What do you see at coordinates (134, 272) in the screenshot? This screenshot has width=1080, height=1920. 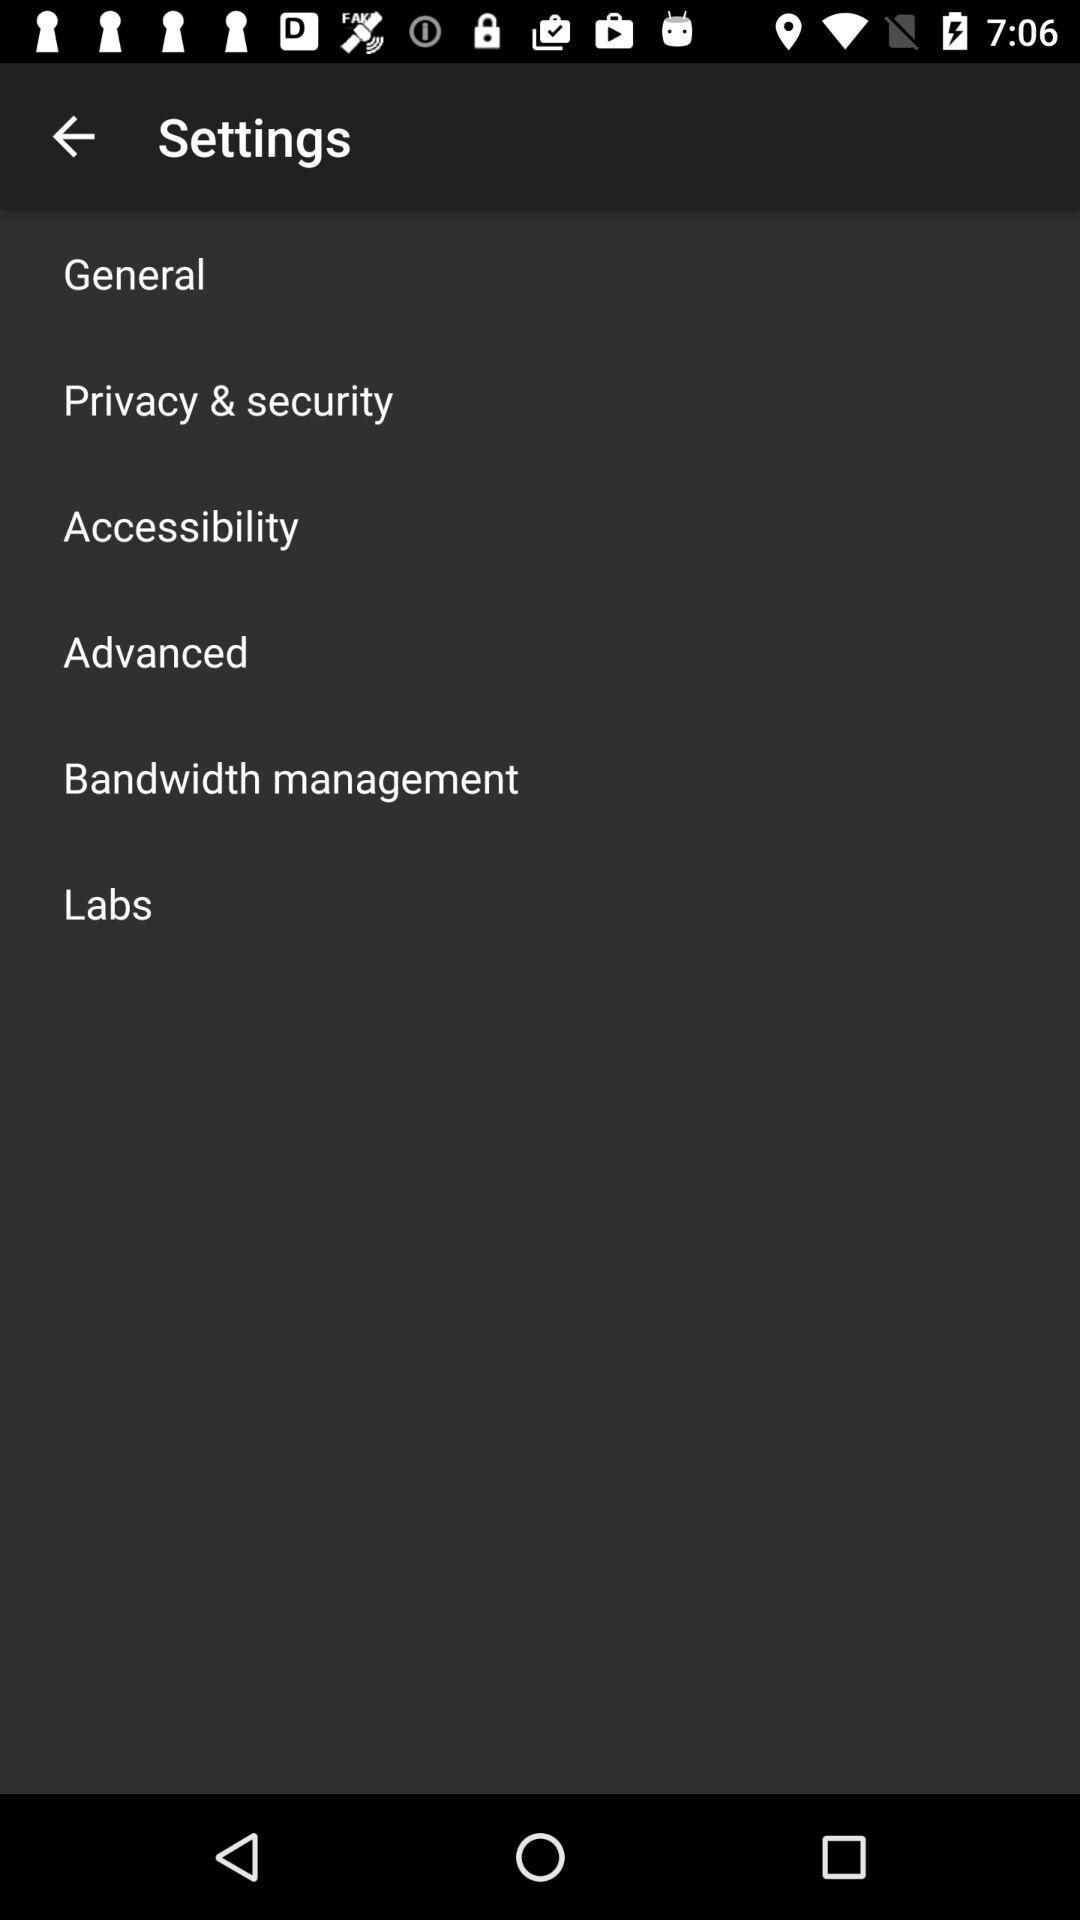 I see `app above the privacy & security item` at bounding box center [134, 272].